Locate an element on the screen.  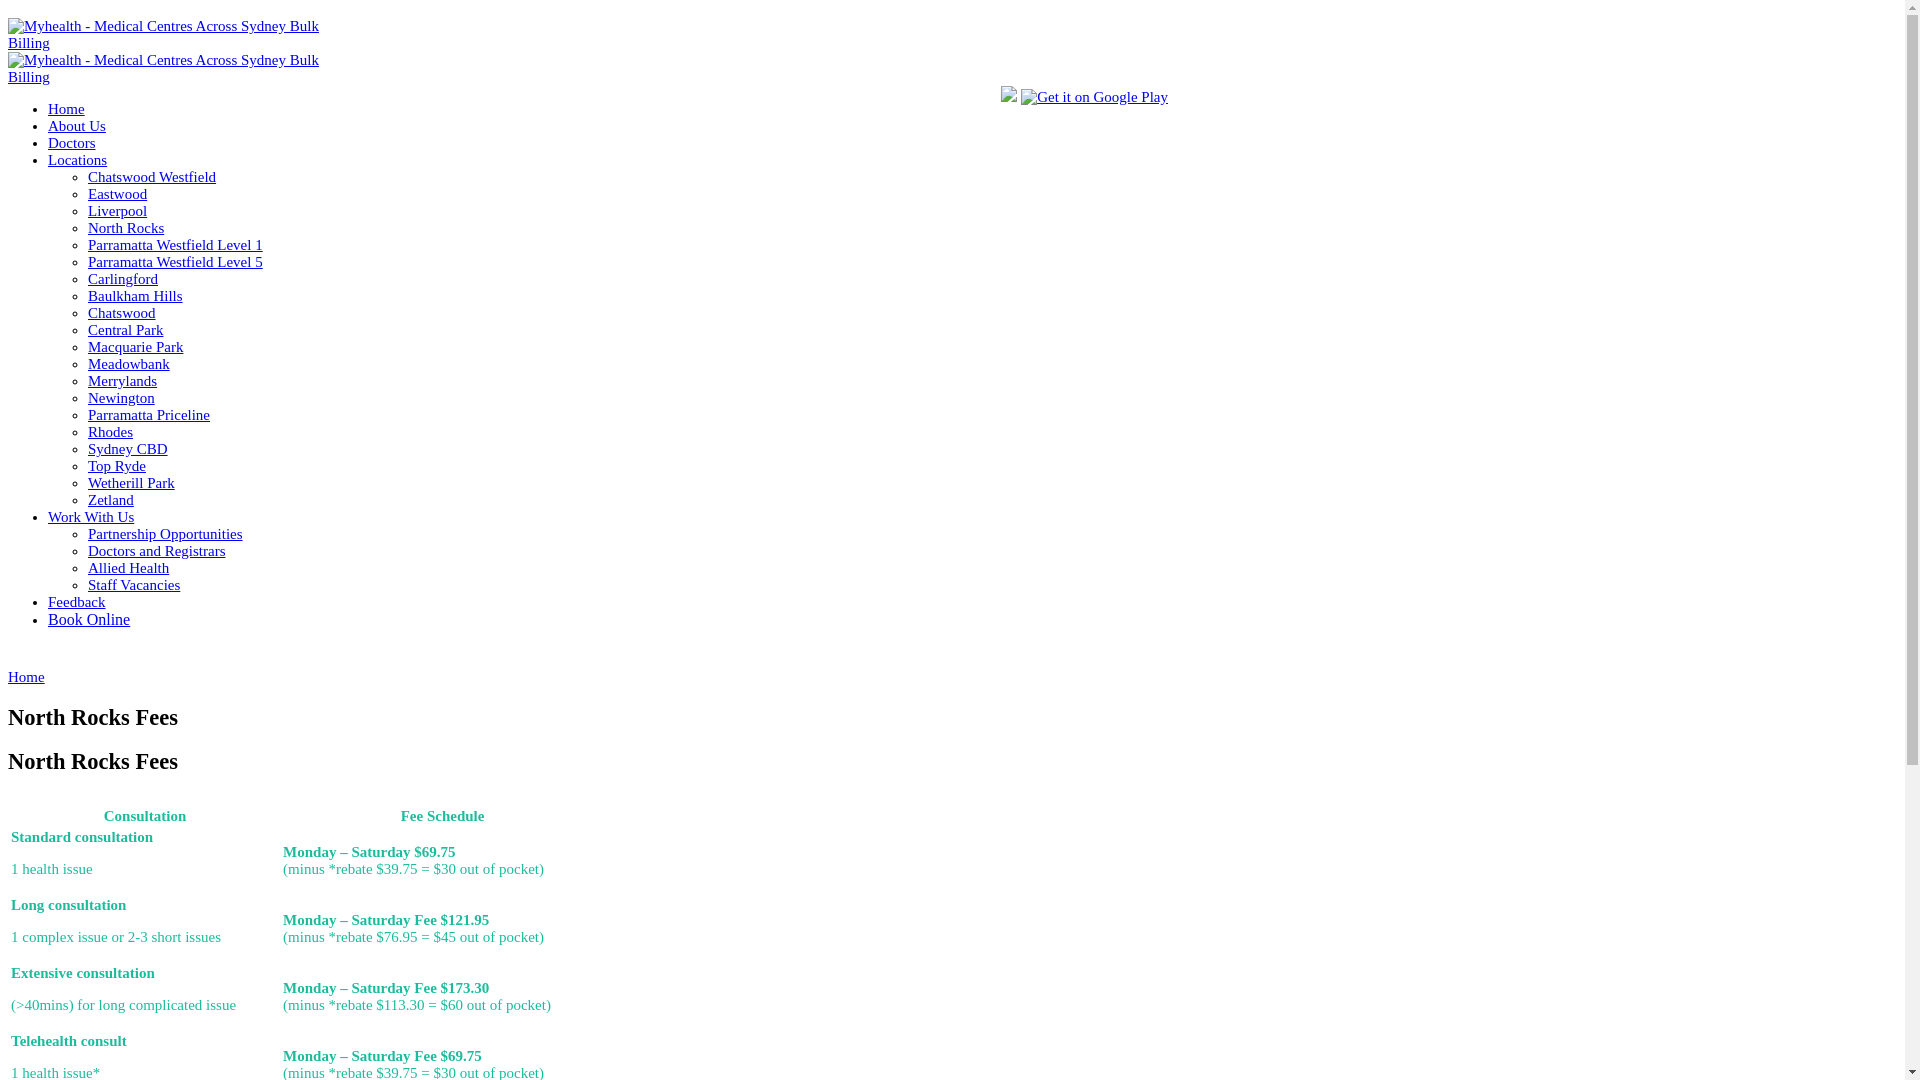
'Wetherill Park' is located at coordinates (130, 482).